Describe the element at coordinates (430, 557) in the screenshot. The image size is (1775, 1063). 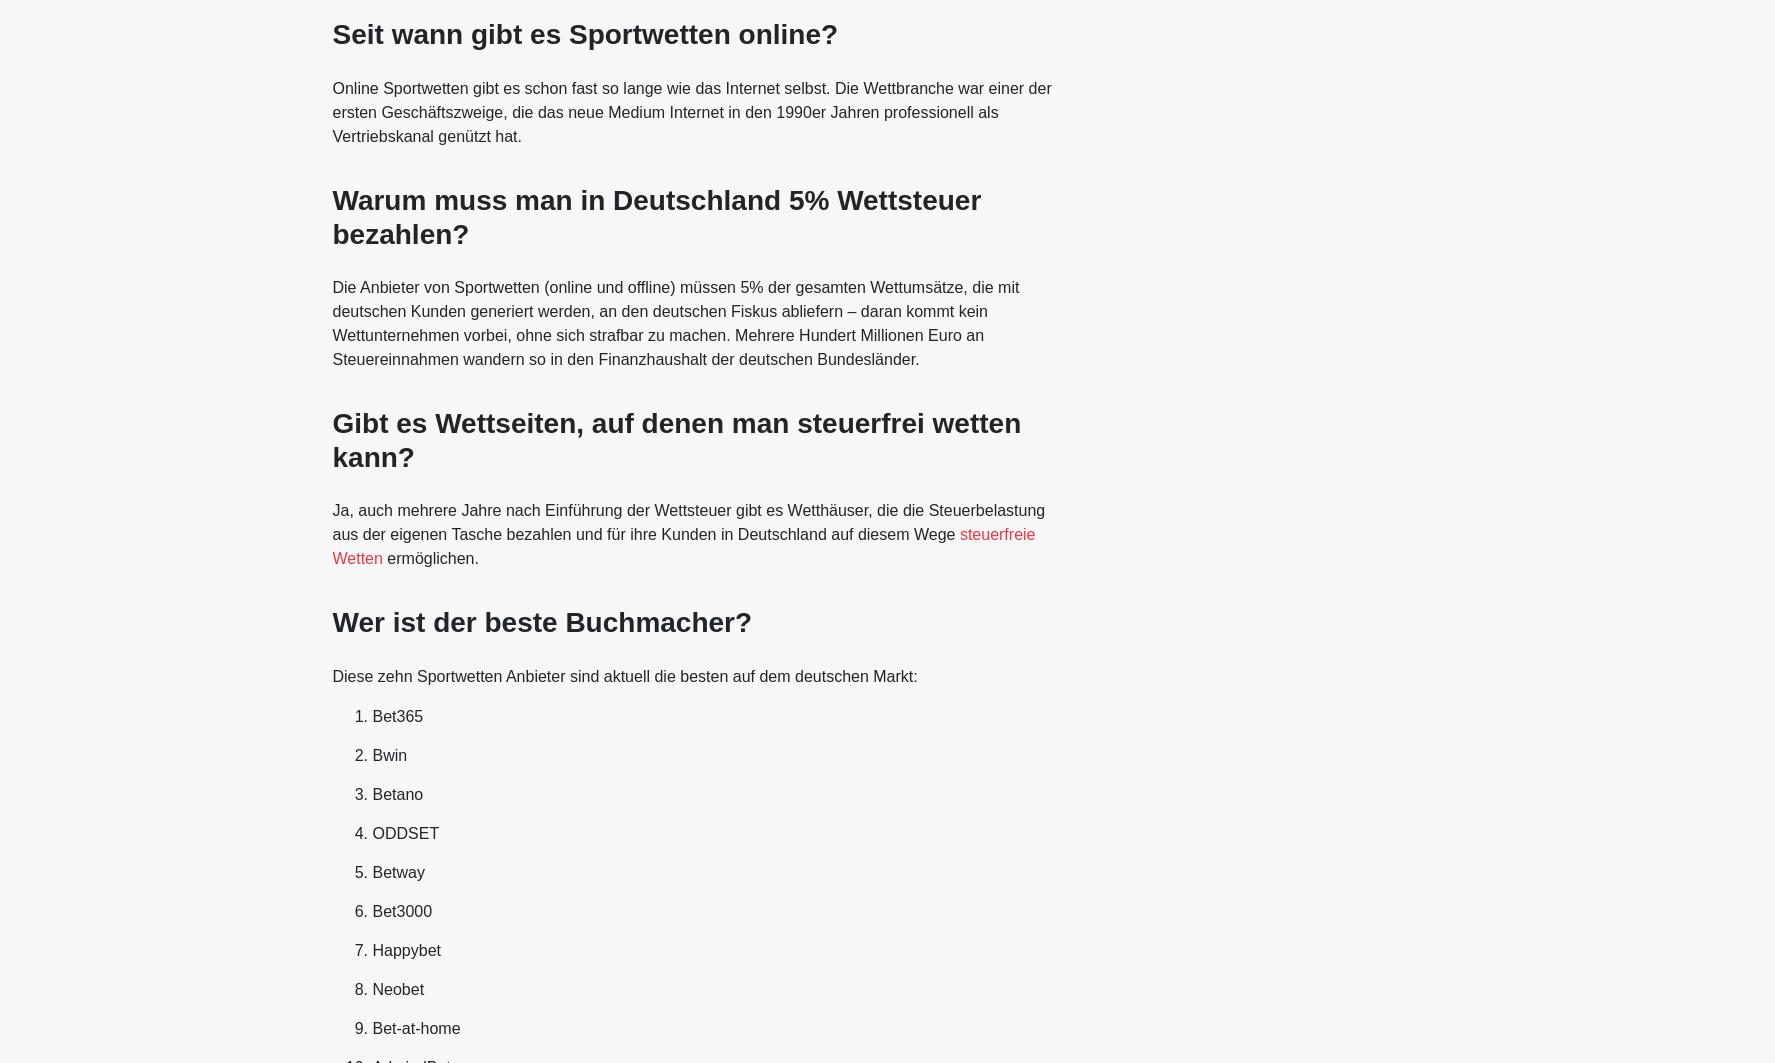
I see `'ermöglichen.'` at that location.